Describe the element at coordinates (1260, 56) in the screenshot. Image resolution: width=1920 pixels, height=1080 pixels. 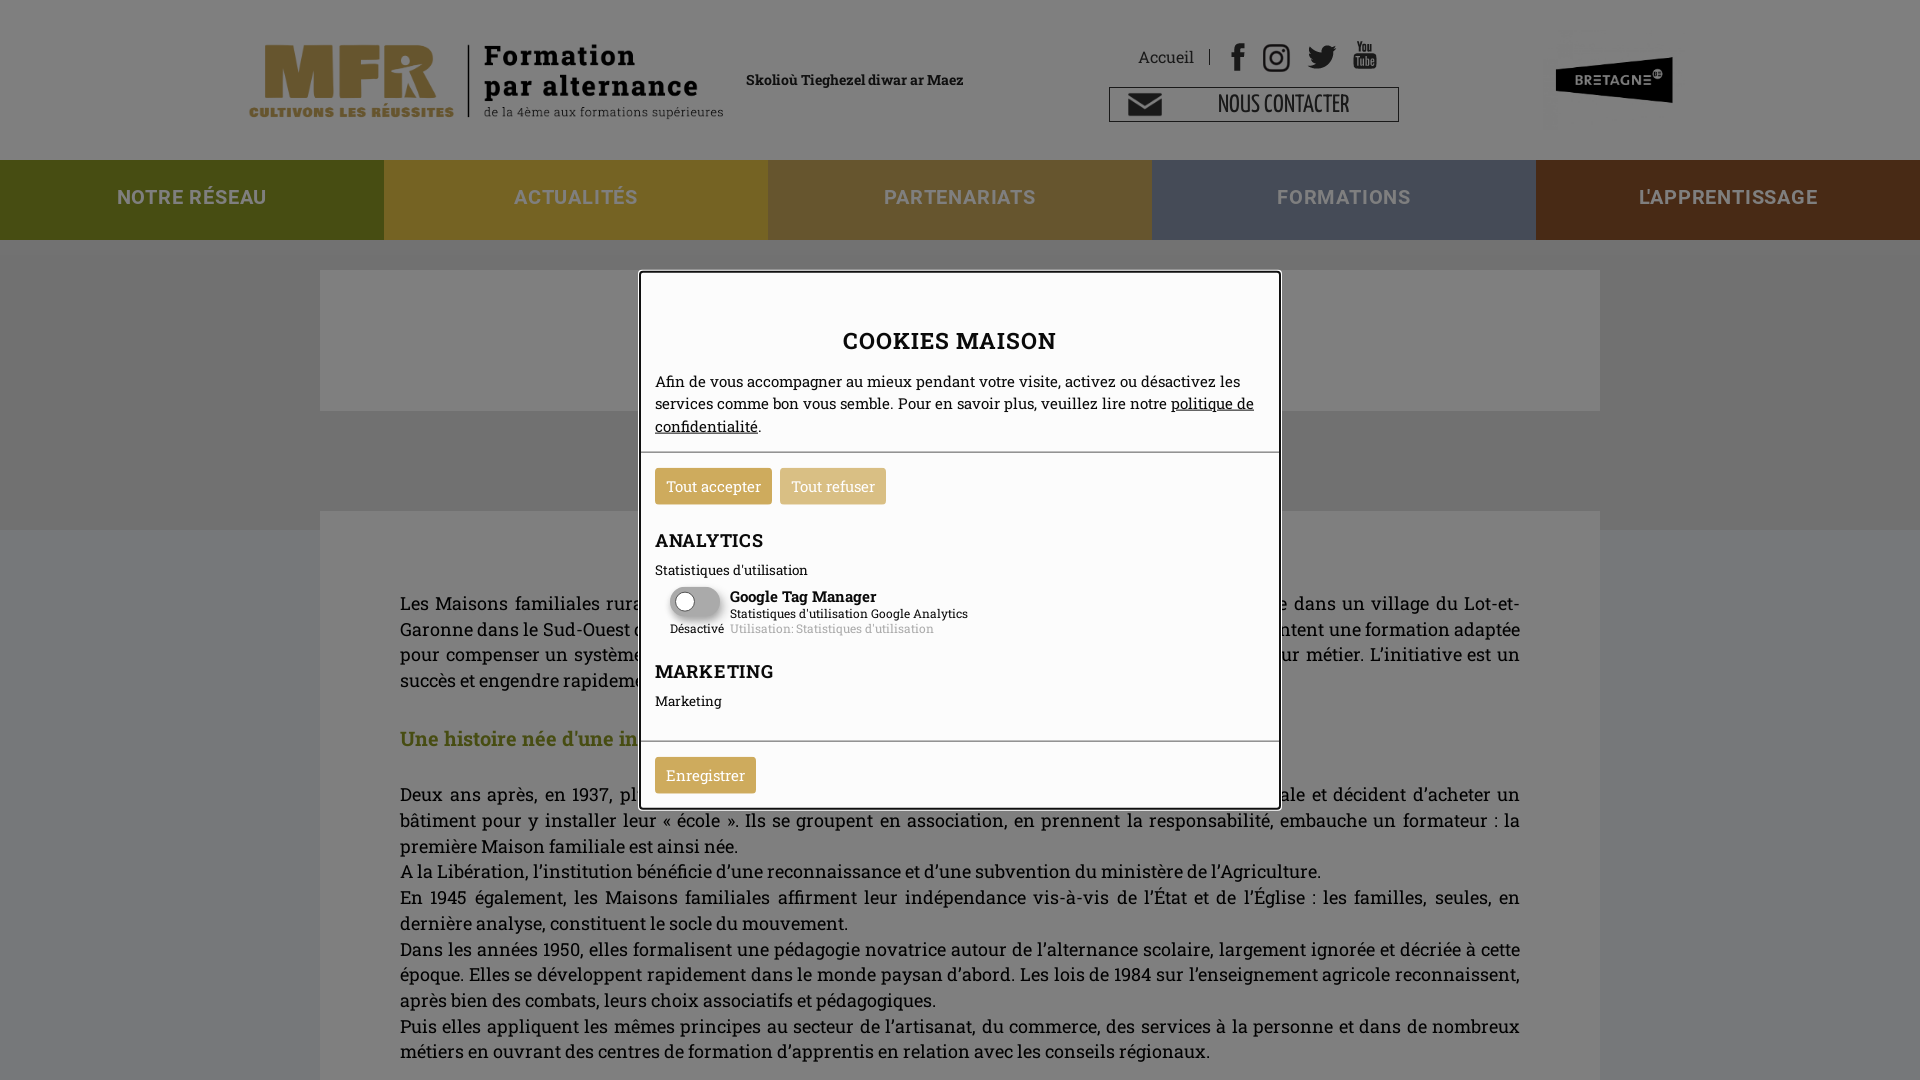
I see `'Instagram'` at that location.